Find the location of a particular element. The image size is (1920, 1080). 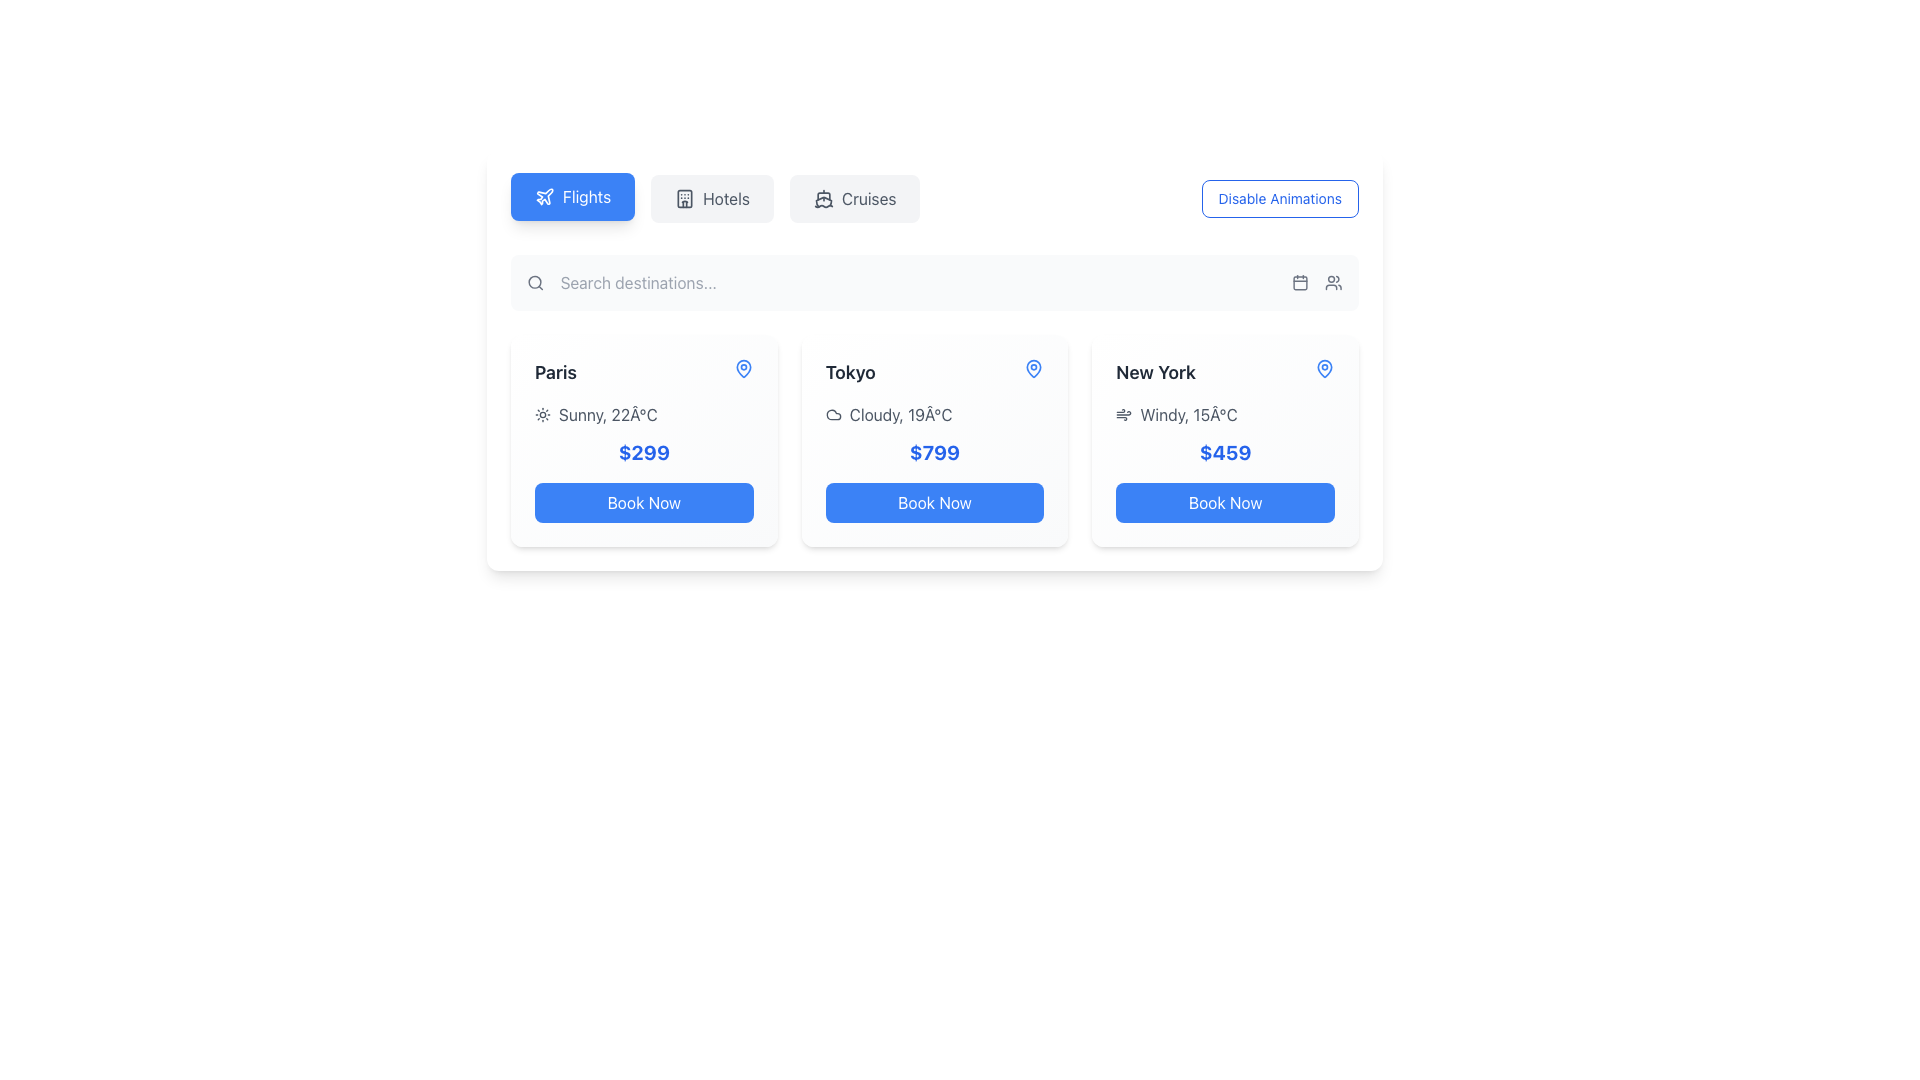

the Text label displaying the weather condition 'Windy, 15°C' for 'New York', which is located within the 'New York' card section, positioned second from the top, above the price display ('$459') is located at coordinates (1224, 414).